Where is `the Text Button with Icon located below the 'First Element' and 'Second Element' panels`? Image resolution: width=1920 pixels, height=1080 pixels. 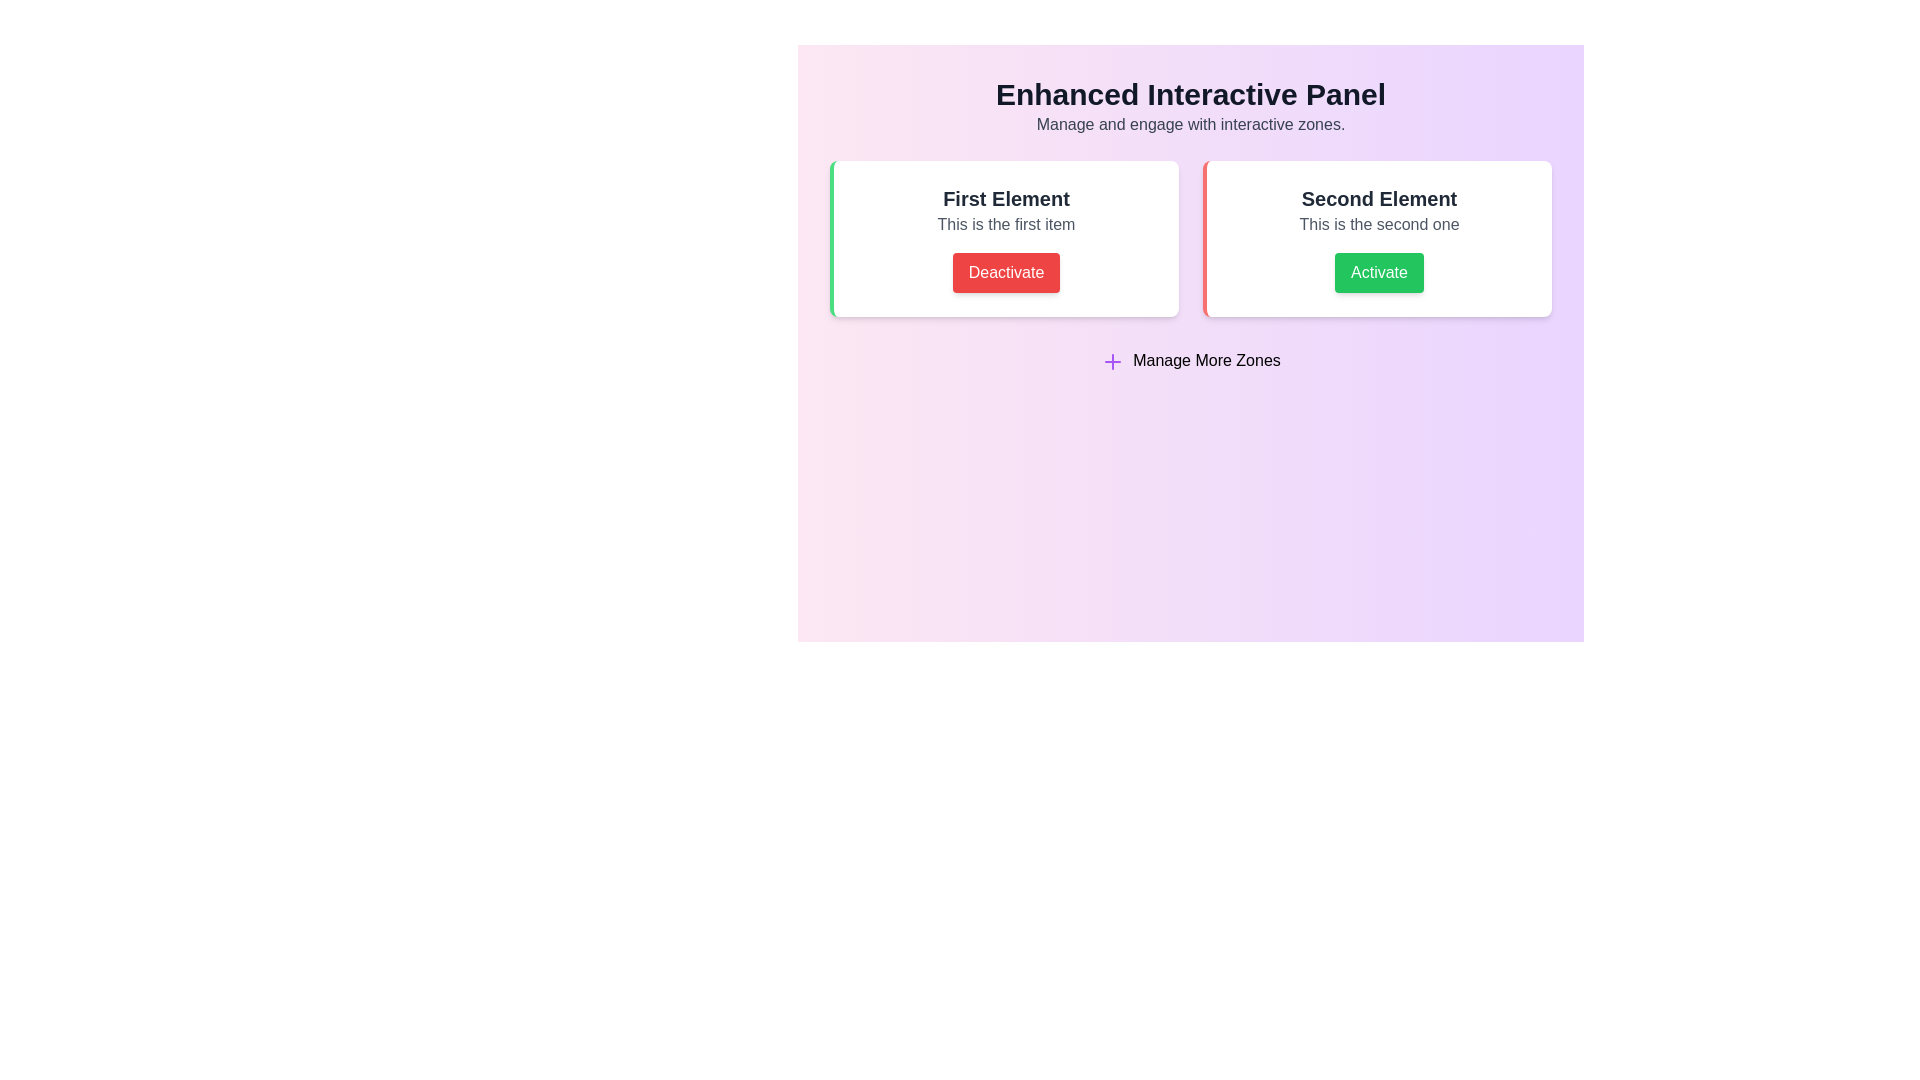 the Text Button with Icon located below the 'First Element' and 'Second Element' panels is located at coordinates (1190, 361).